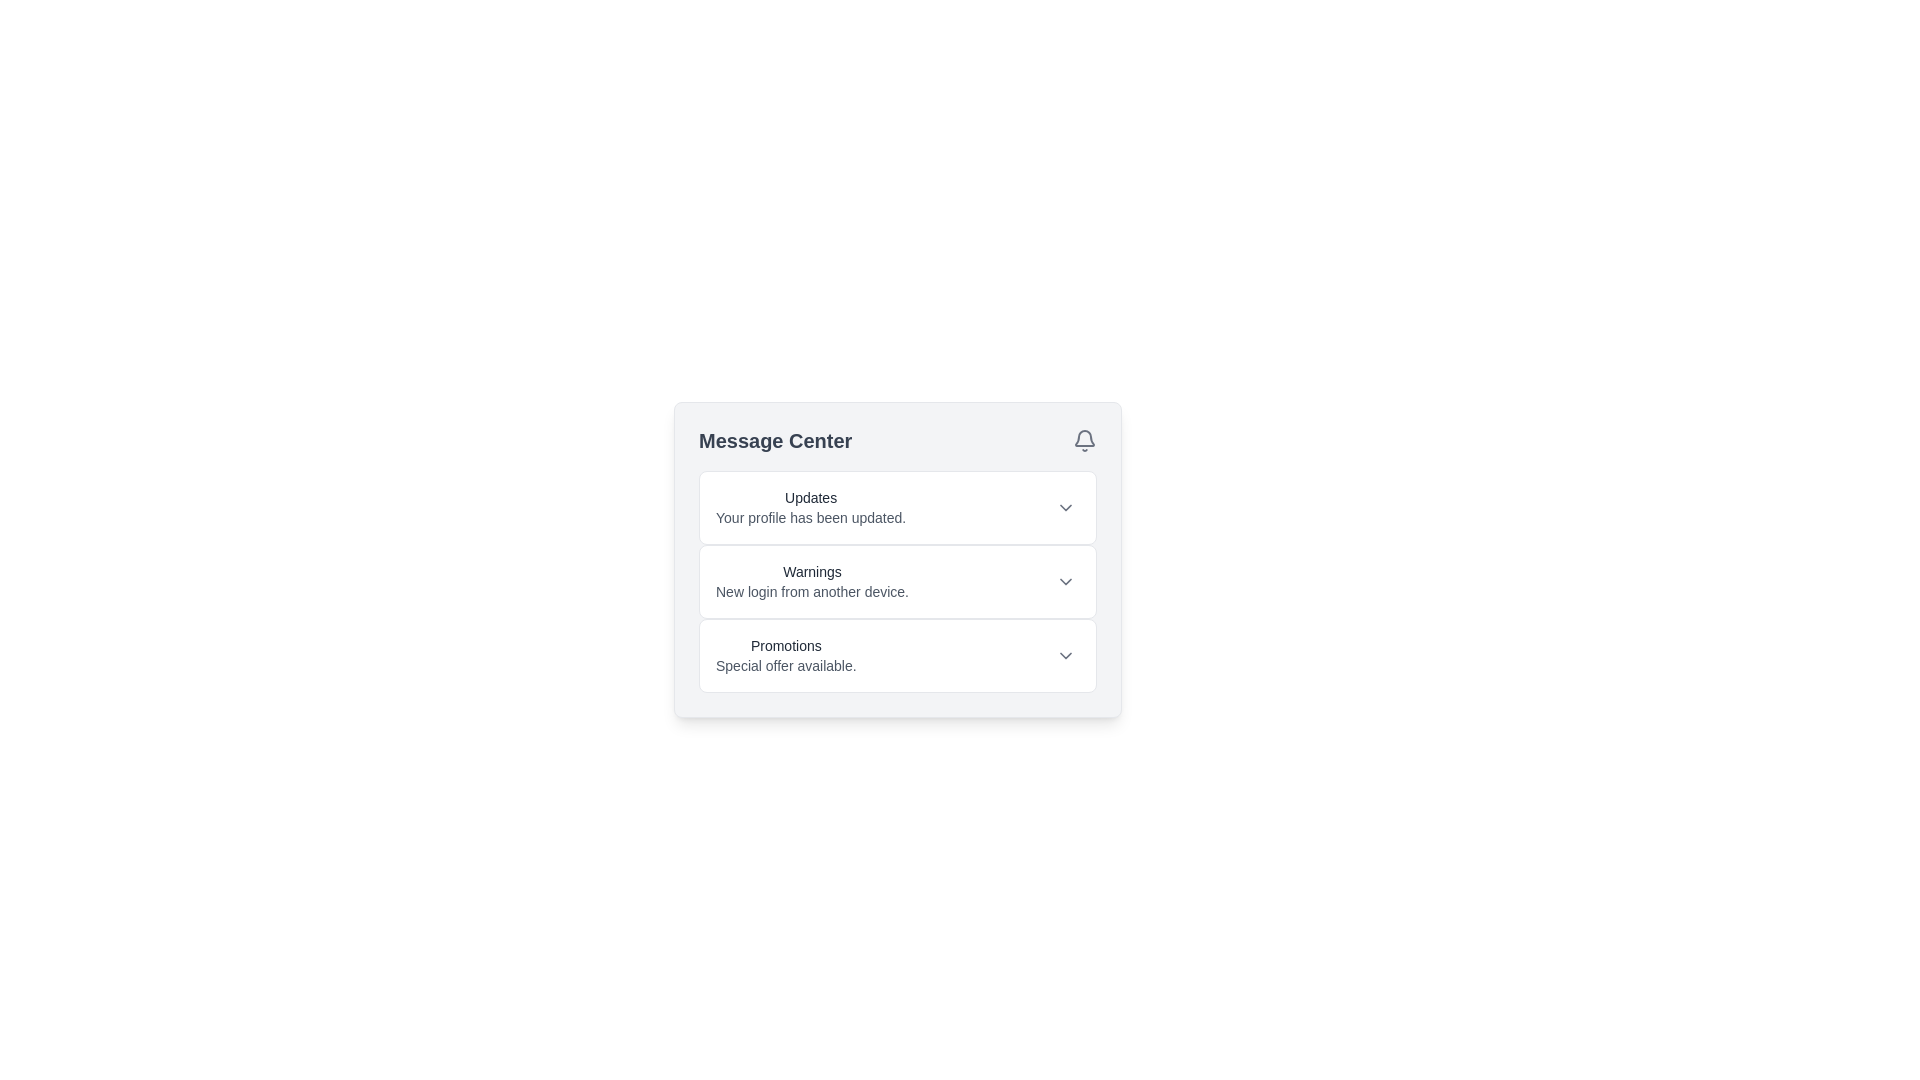 This screenshot has width=1920, height=1080. Describe the element at coordinates (812, 590) in the screenshot. I see `the static text warning about a new login from another device located in the Message Center panel, directly below the 'Warnings' title` at that location.